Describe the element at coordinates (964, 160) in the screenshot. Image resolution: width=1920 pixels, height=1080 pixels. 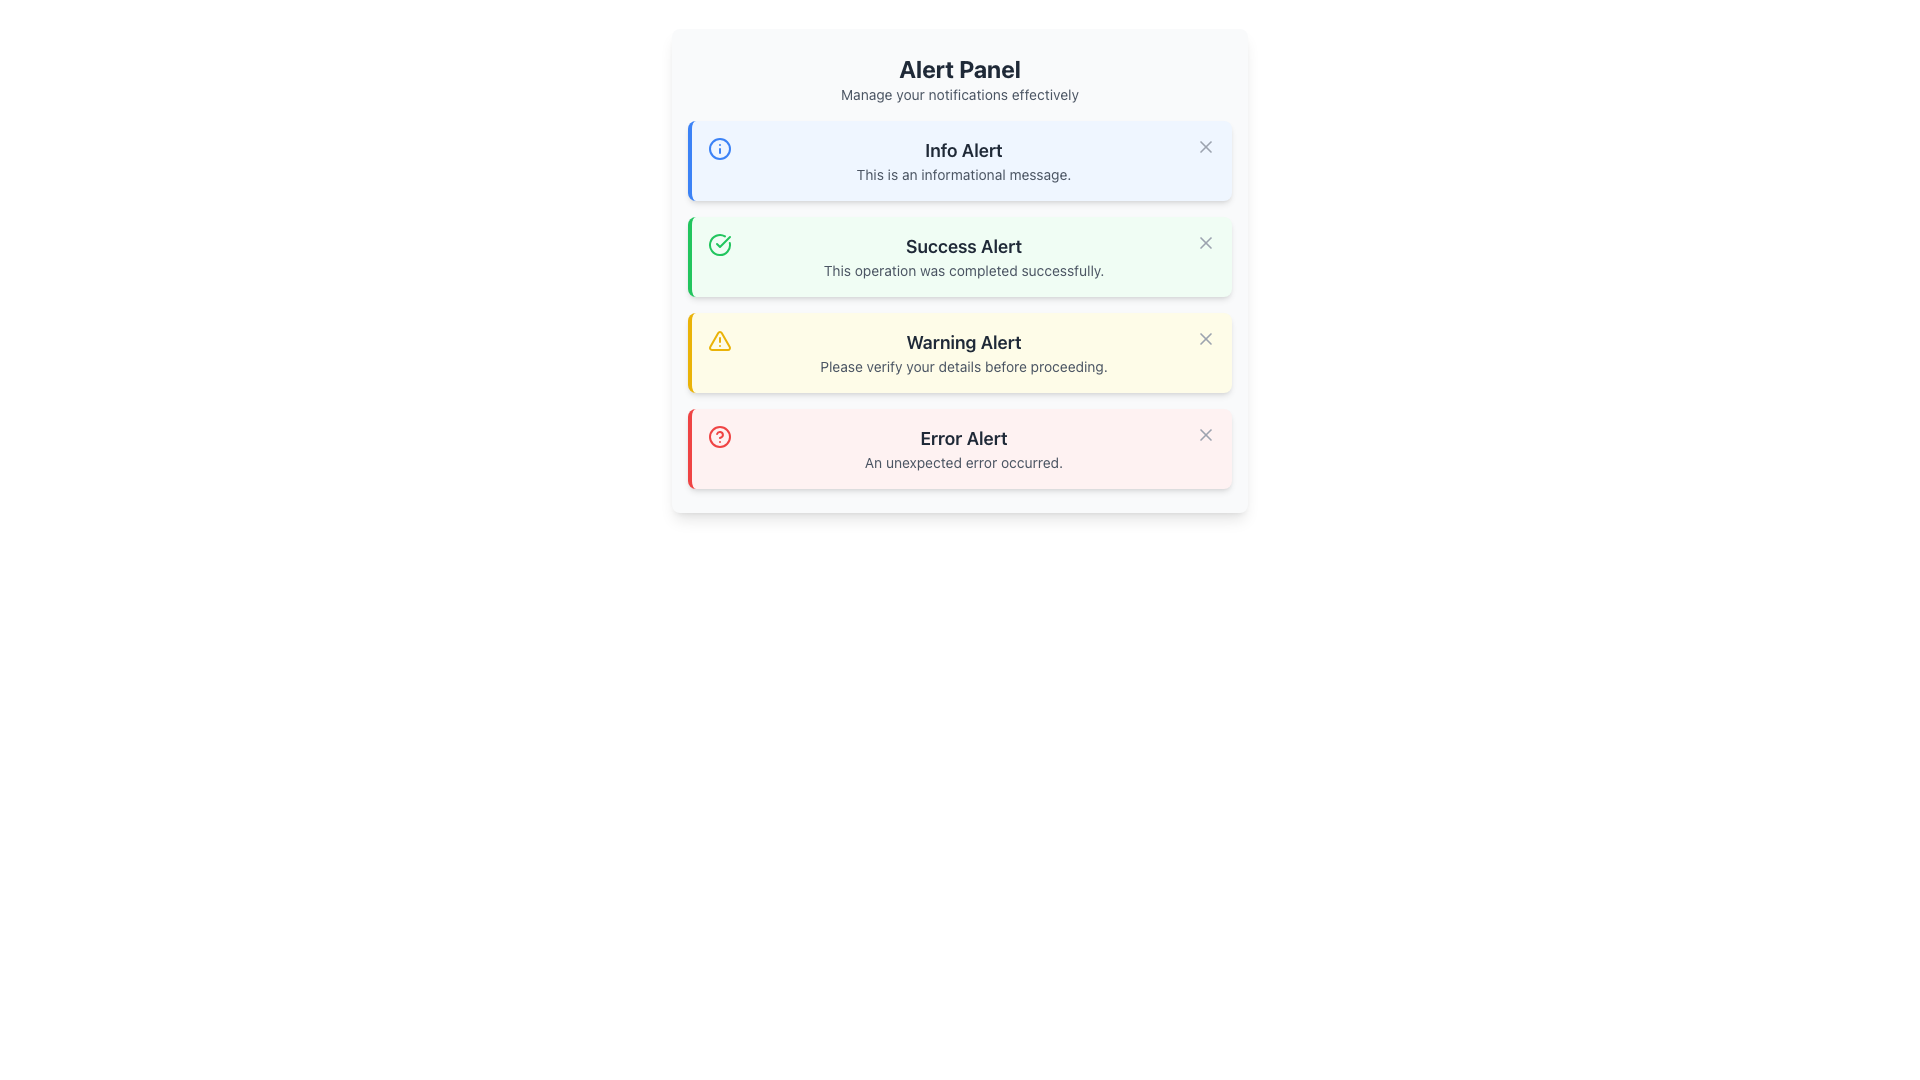
I see `the 'Info Alert' box that displays the message 'This is an informational message.'` at that location.